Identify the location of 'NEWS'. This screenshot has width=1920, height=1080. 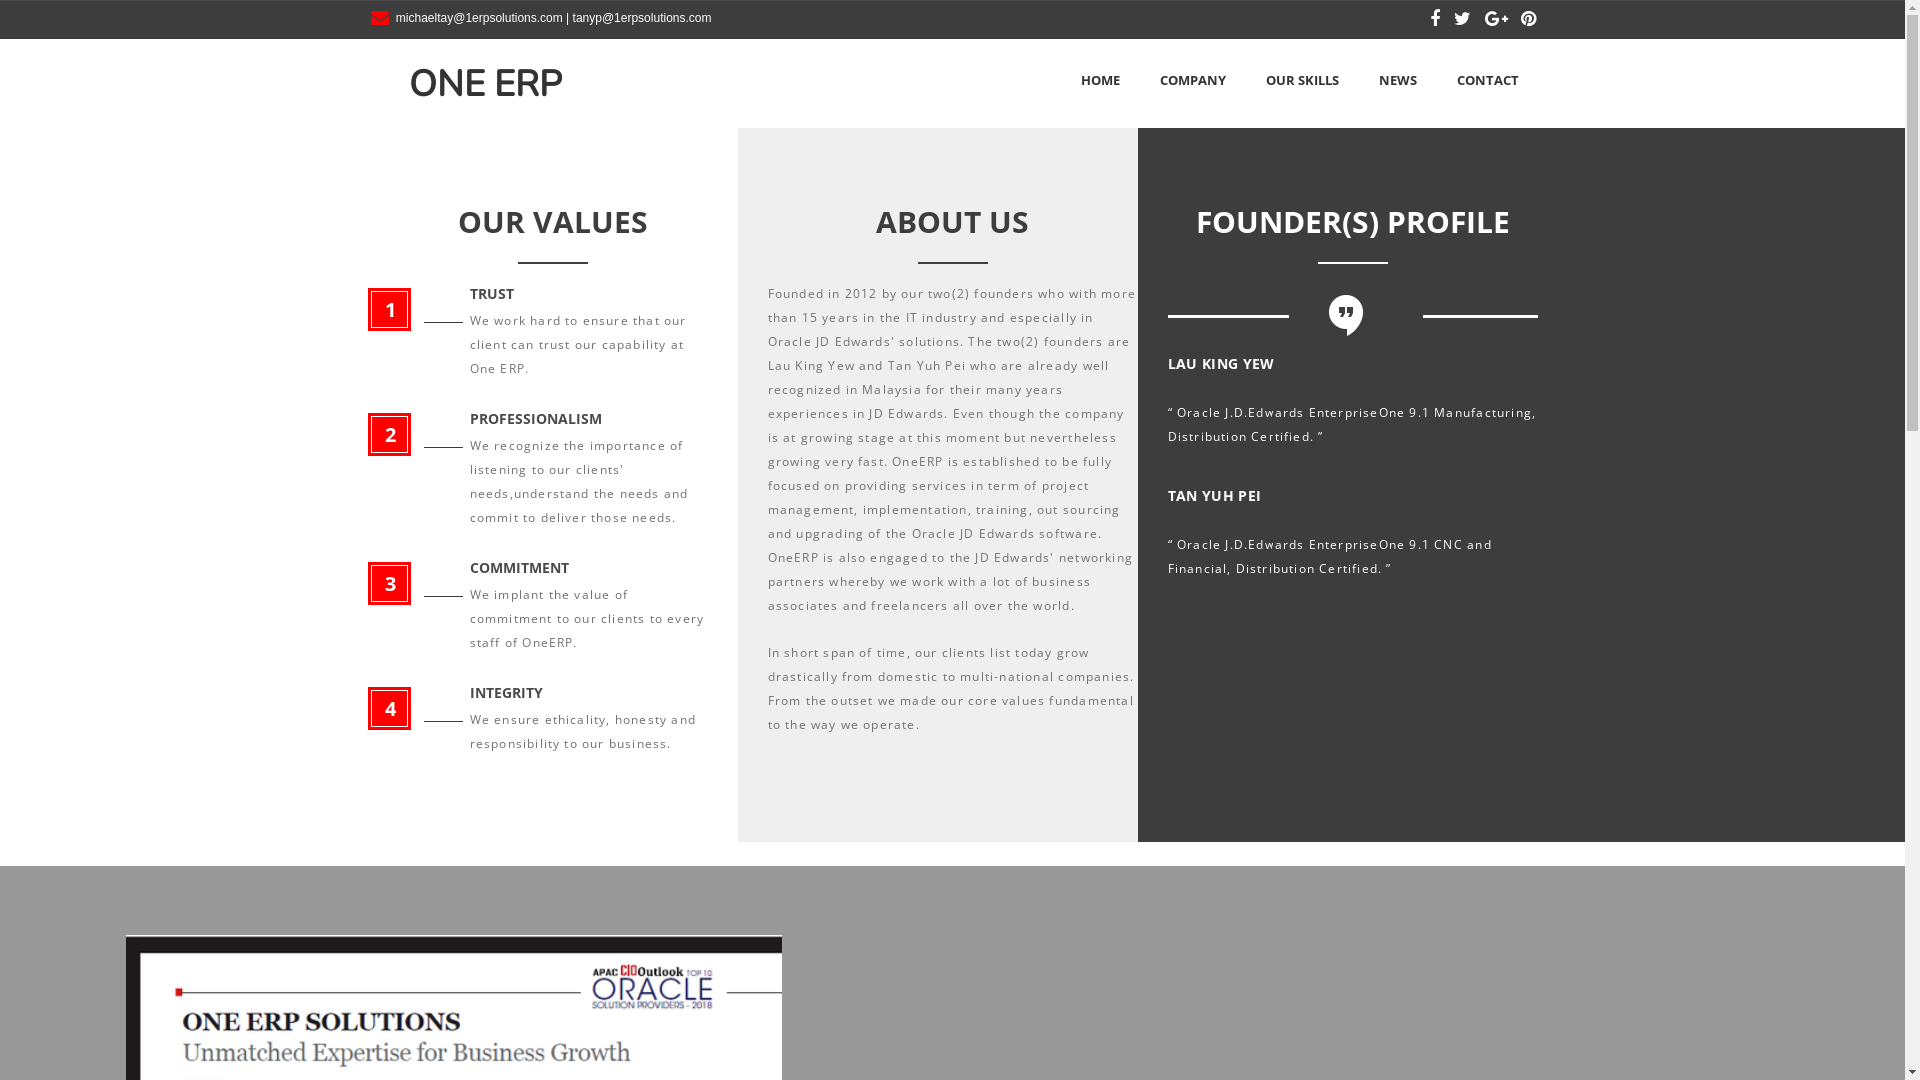
(1396, 79).